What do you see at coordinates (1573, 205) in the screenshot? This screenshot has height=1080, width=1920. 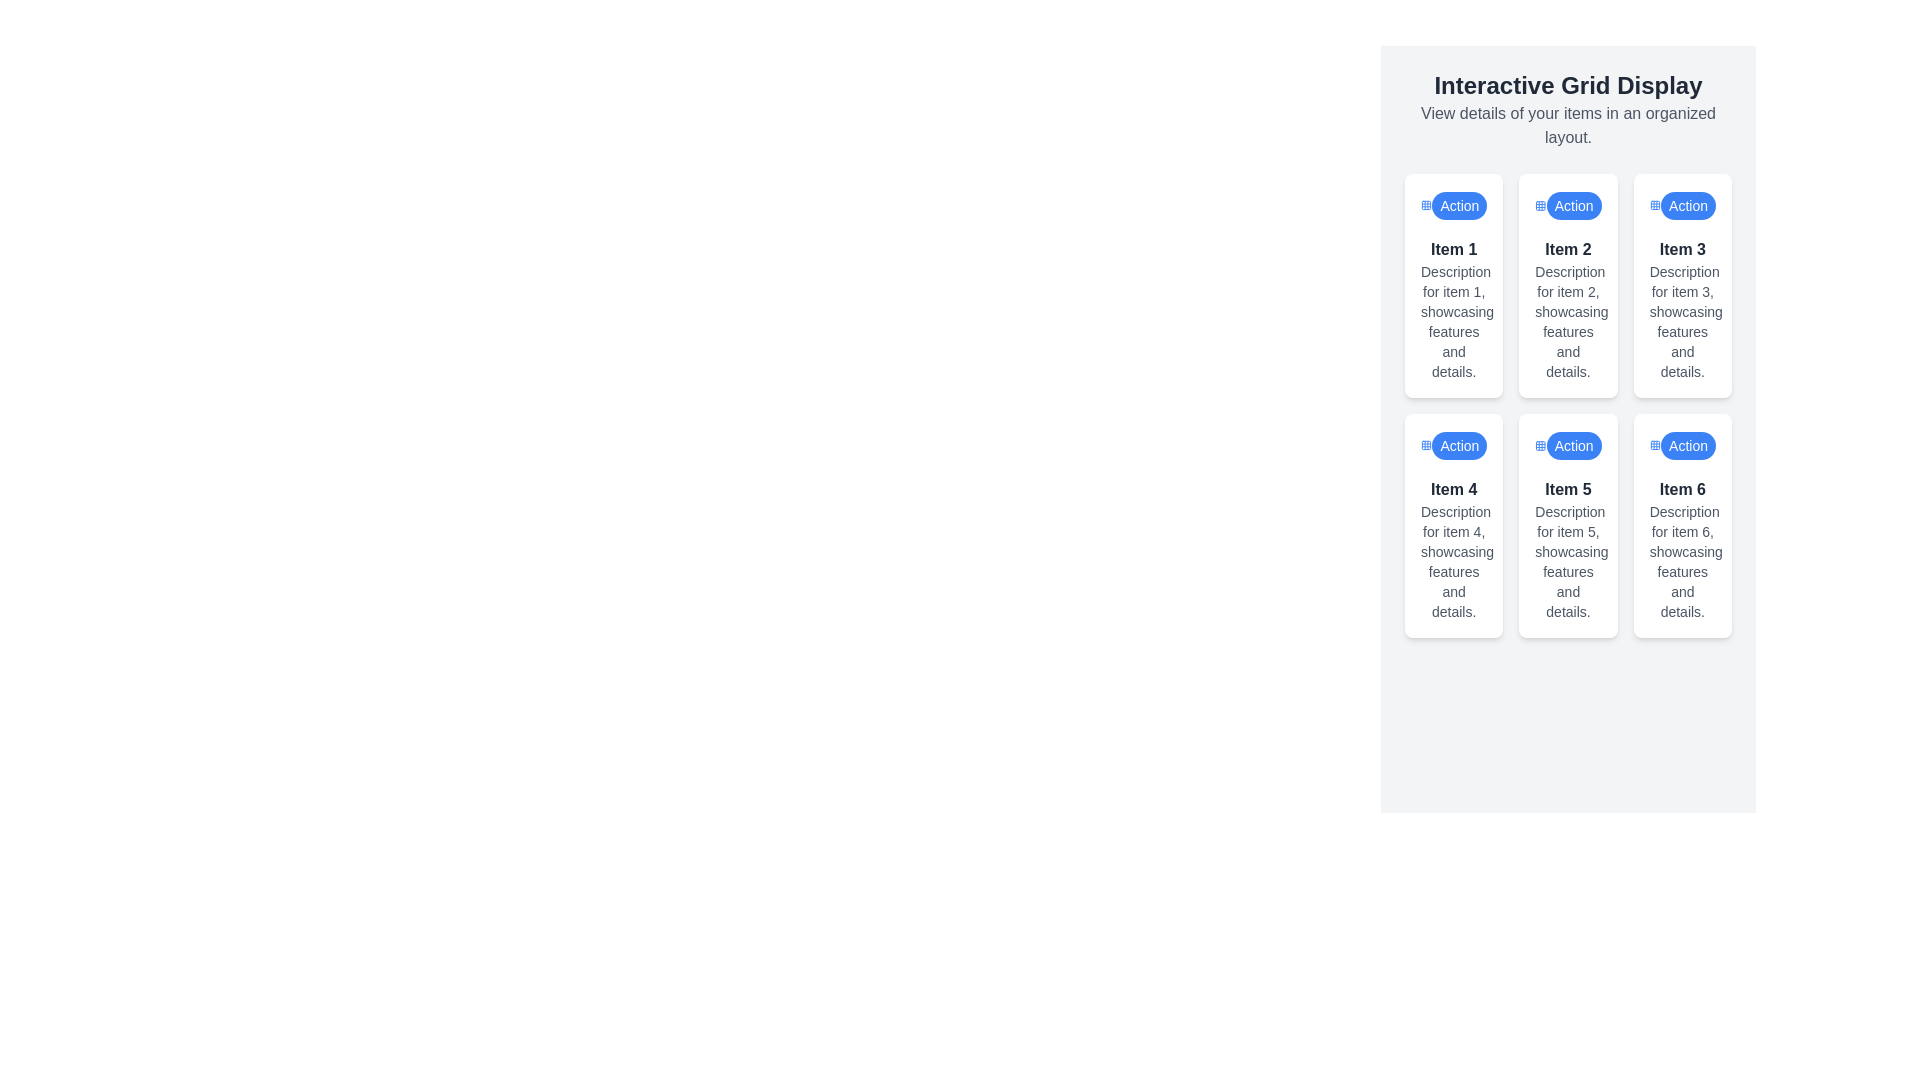 I see `the second button` at bounding box center [1573, 205].